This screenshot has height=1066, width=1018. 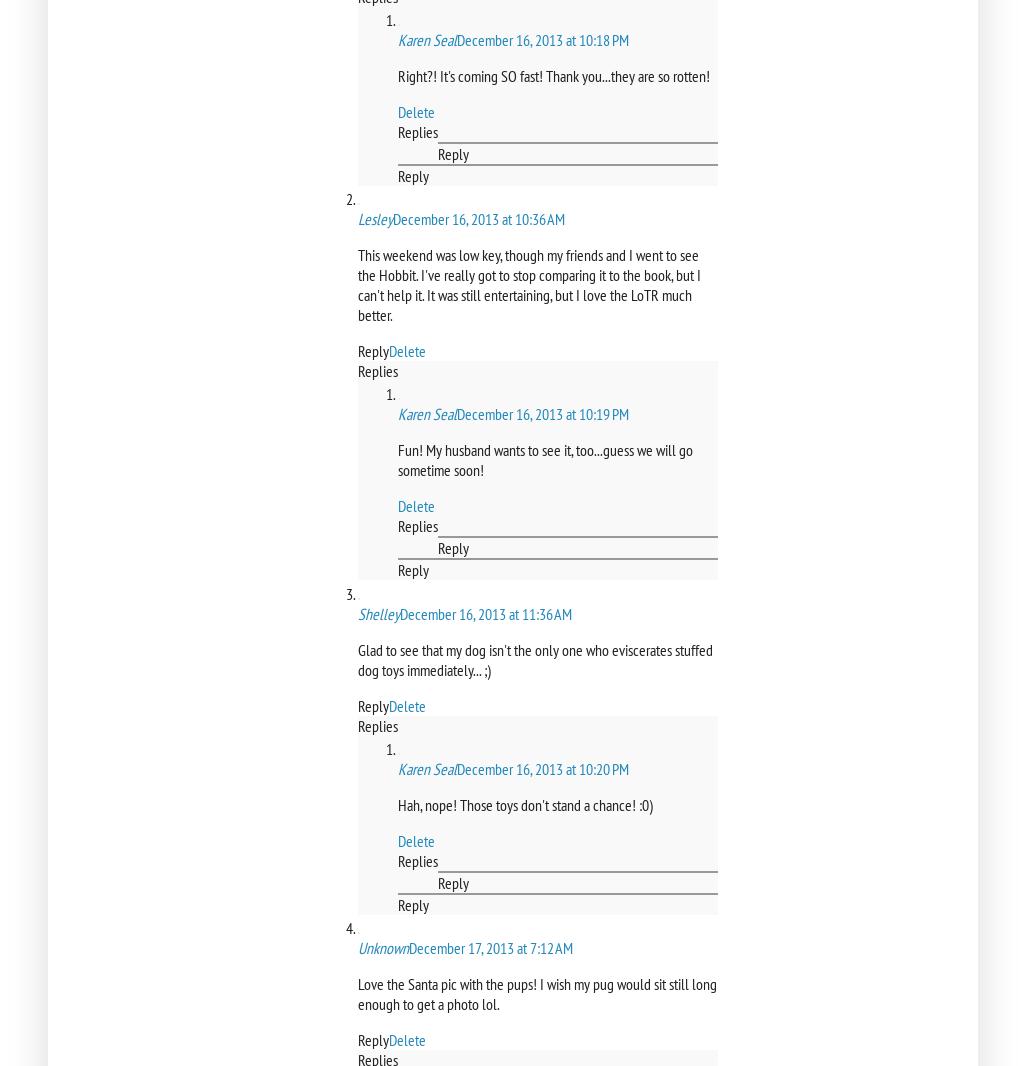 What do you see at coordinates (528, 285) in the screenshot?
I see `'This weekend was low key, though my friends and I went to see the Hobbit.  I've really got to stop comparing it to the book, but I can't help it.  It was still entertaining, but I love the LoTR much better.'` at bounding box center [528, 285].